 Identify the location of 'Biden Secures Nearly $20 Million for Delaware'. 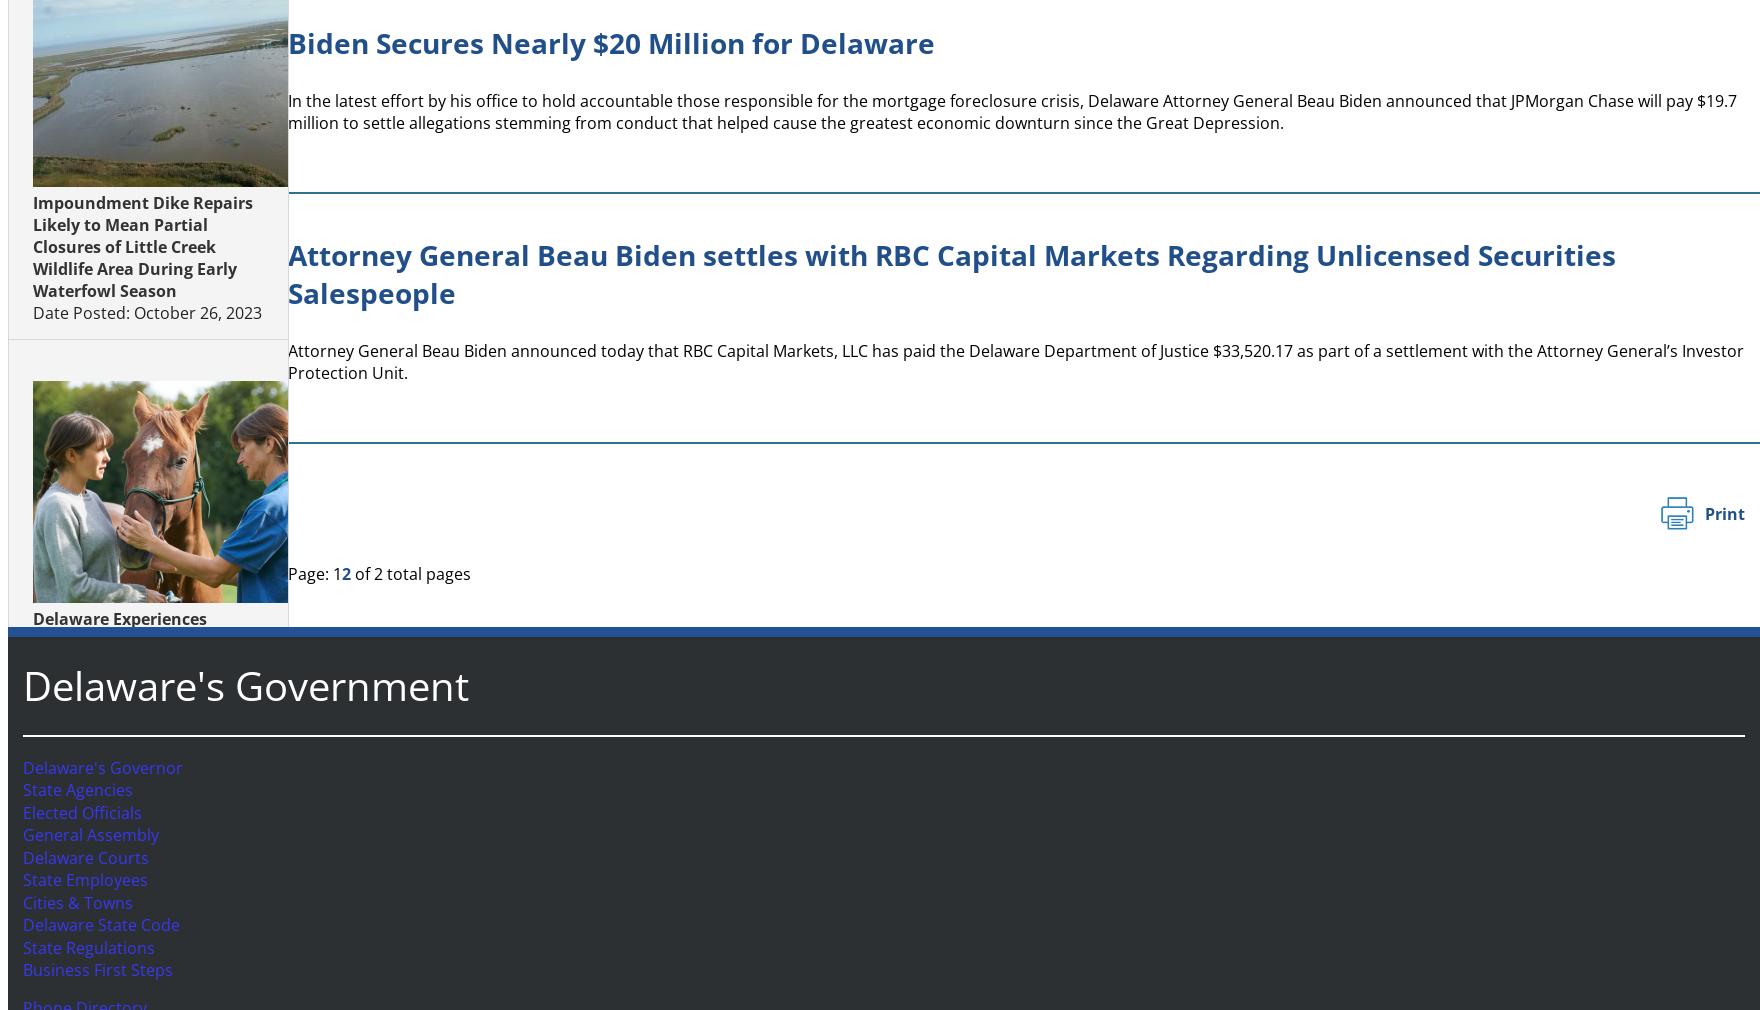
(611, 42).